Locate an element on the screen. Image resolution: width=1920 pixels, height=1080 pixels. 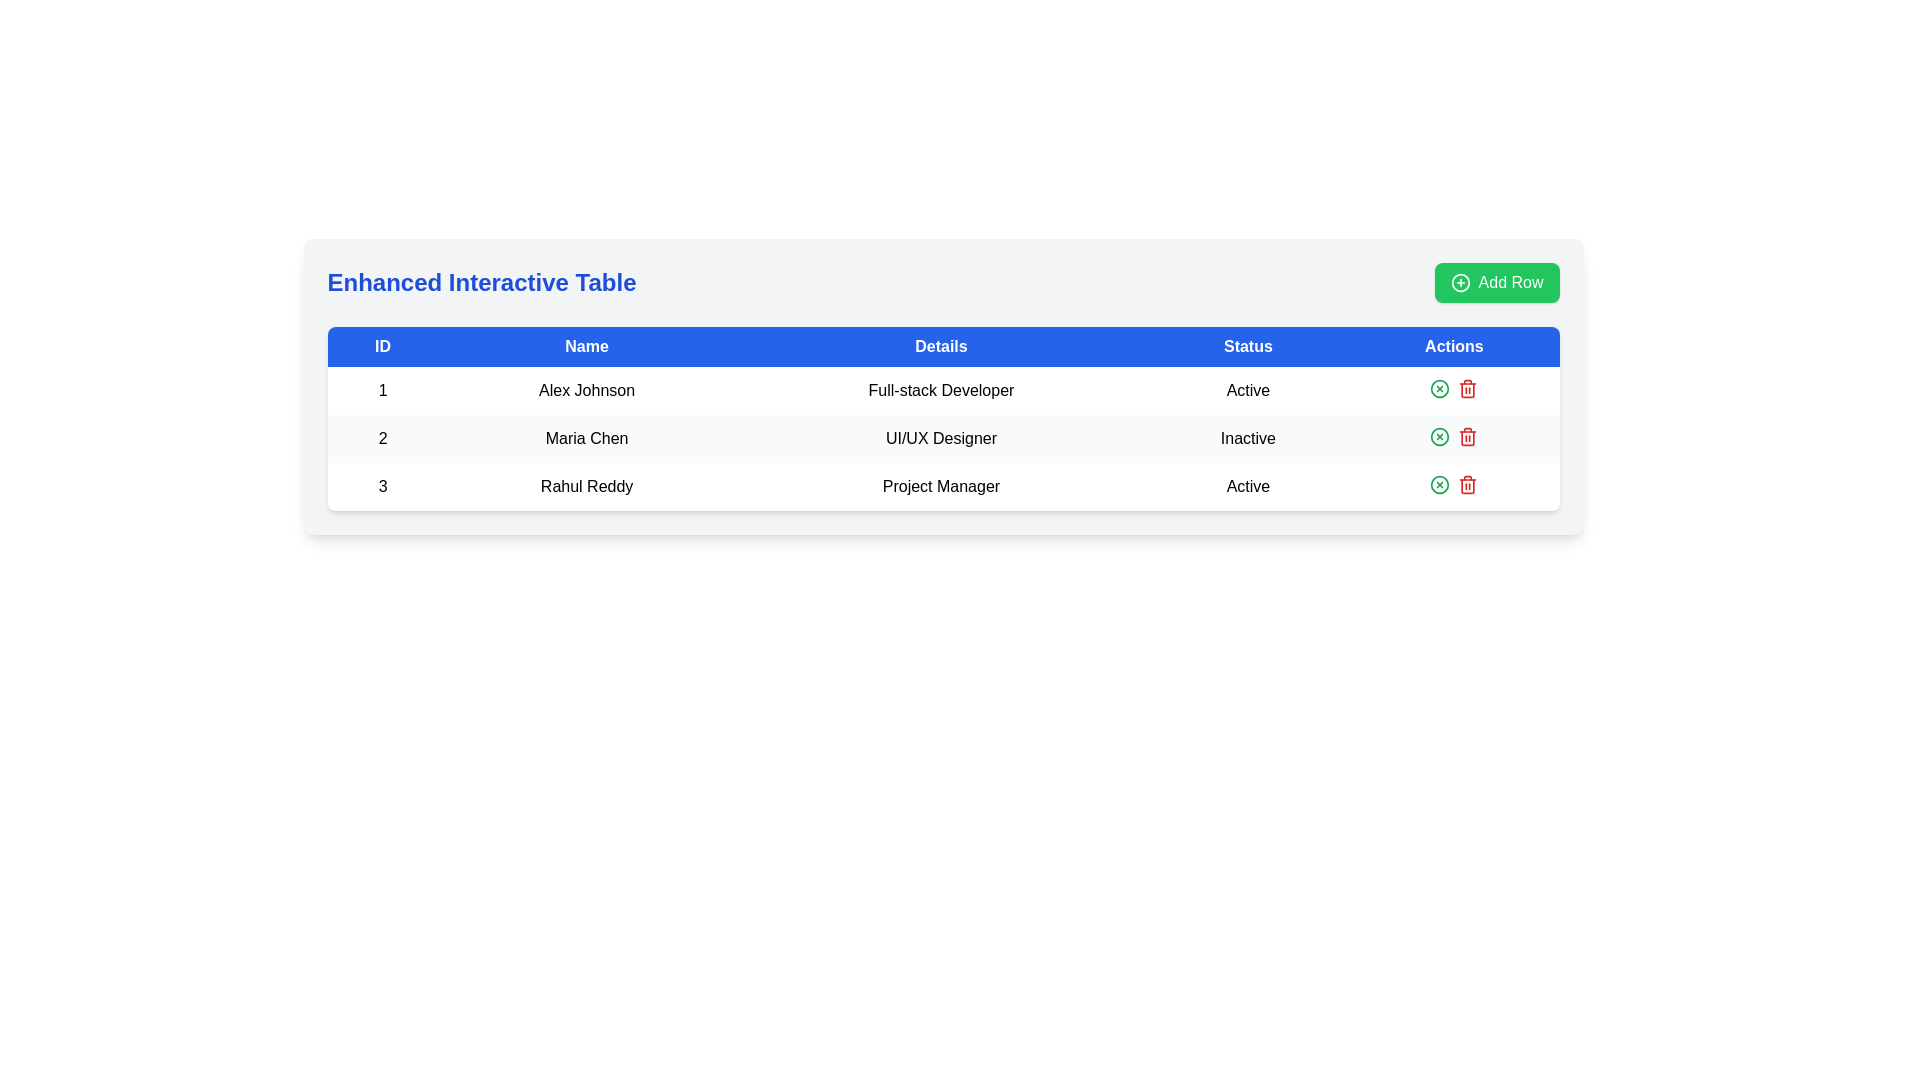
the header cell with a bold blue background and white text displaying 'Details', which is the third cell in the header row of the table is located at coordinates (940, 346).